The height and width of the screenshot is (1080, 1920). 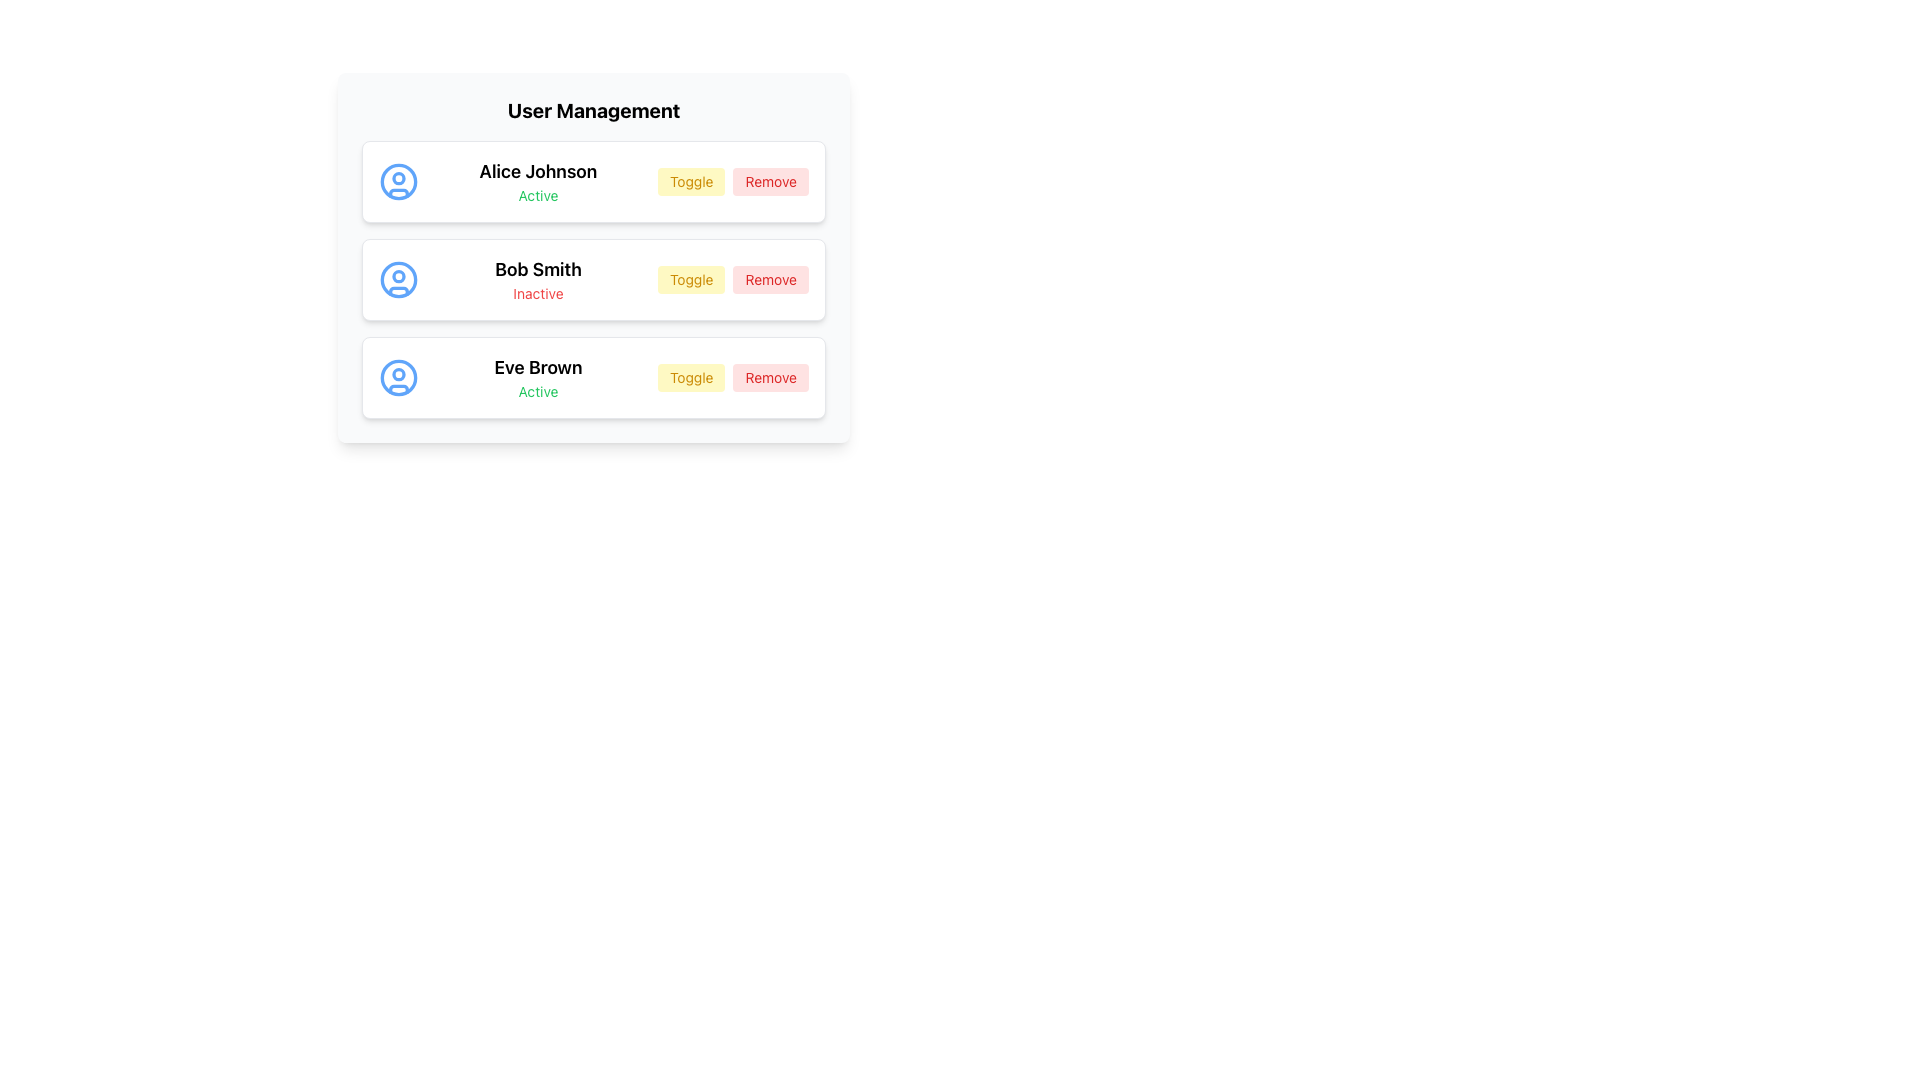 What do you see at coordinates (398, 276) in the screenshot?
I see `the small SVG Circle that represents Bob Smith's profile, located inside the second user profile icon in the user management interface` at bounding box center [398, 276].